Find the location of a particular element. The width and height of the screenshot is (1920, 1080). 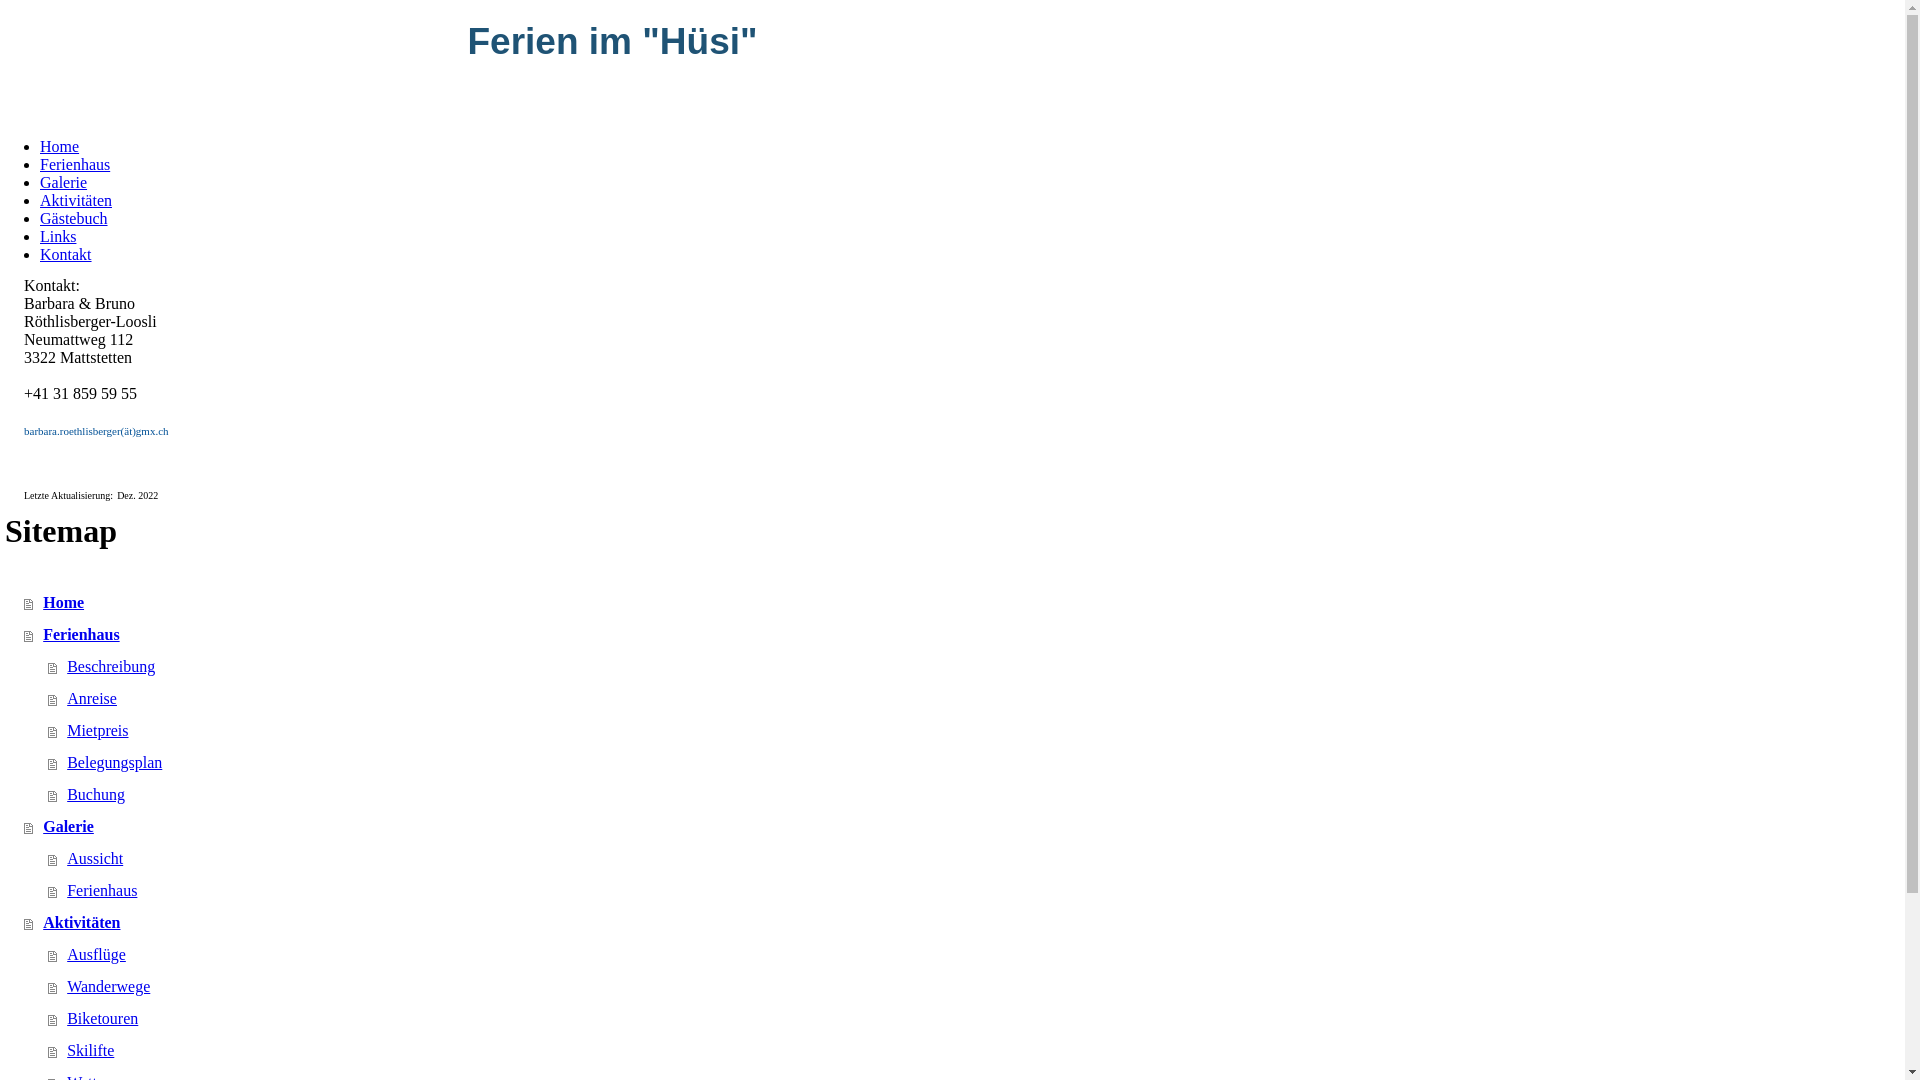

'Buchung' is located at coordinates (48, 793).